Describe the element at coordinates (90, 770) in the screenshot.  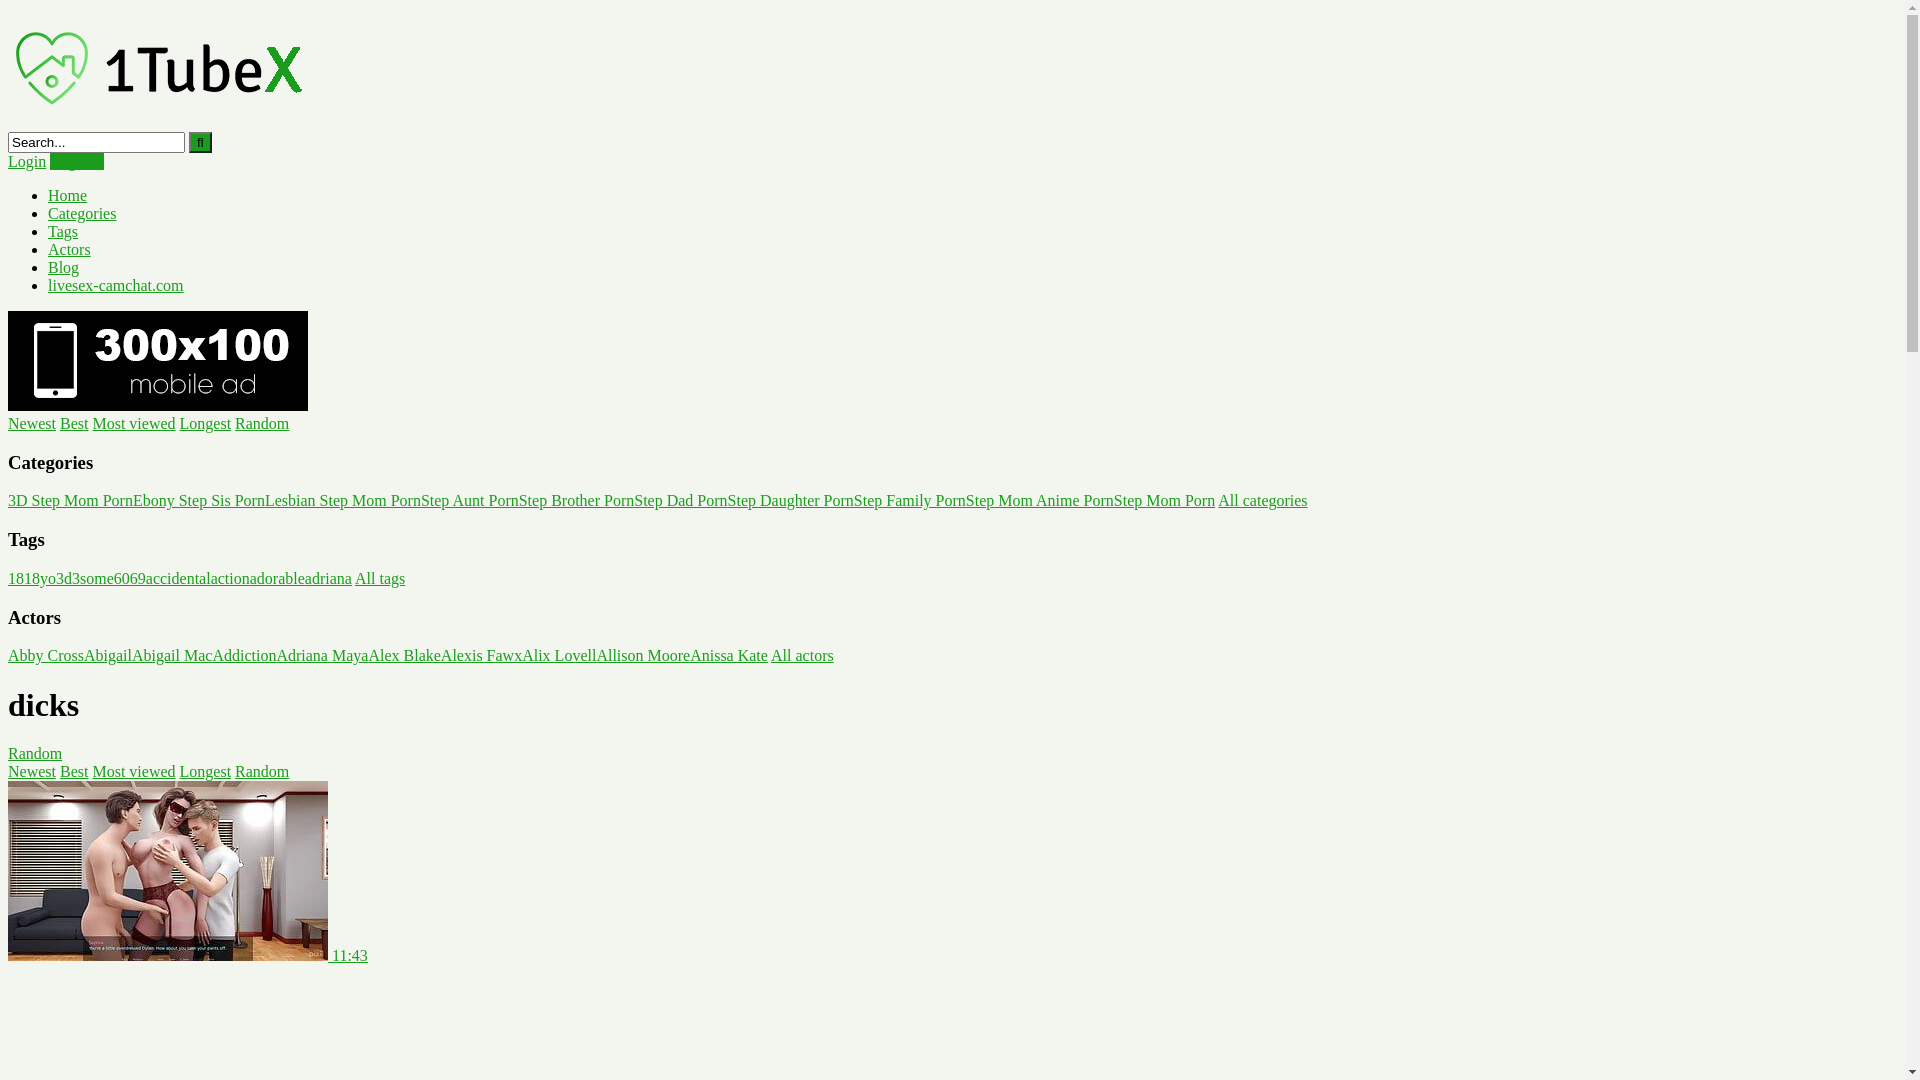
I see `'Most viewed'` at that location.